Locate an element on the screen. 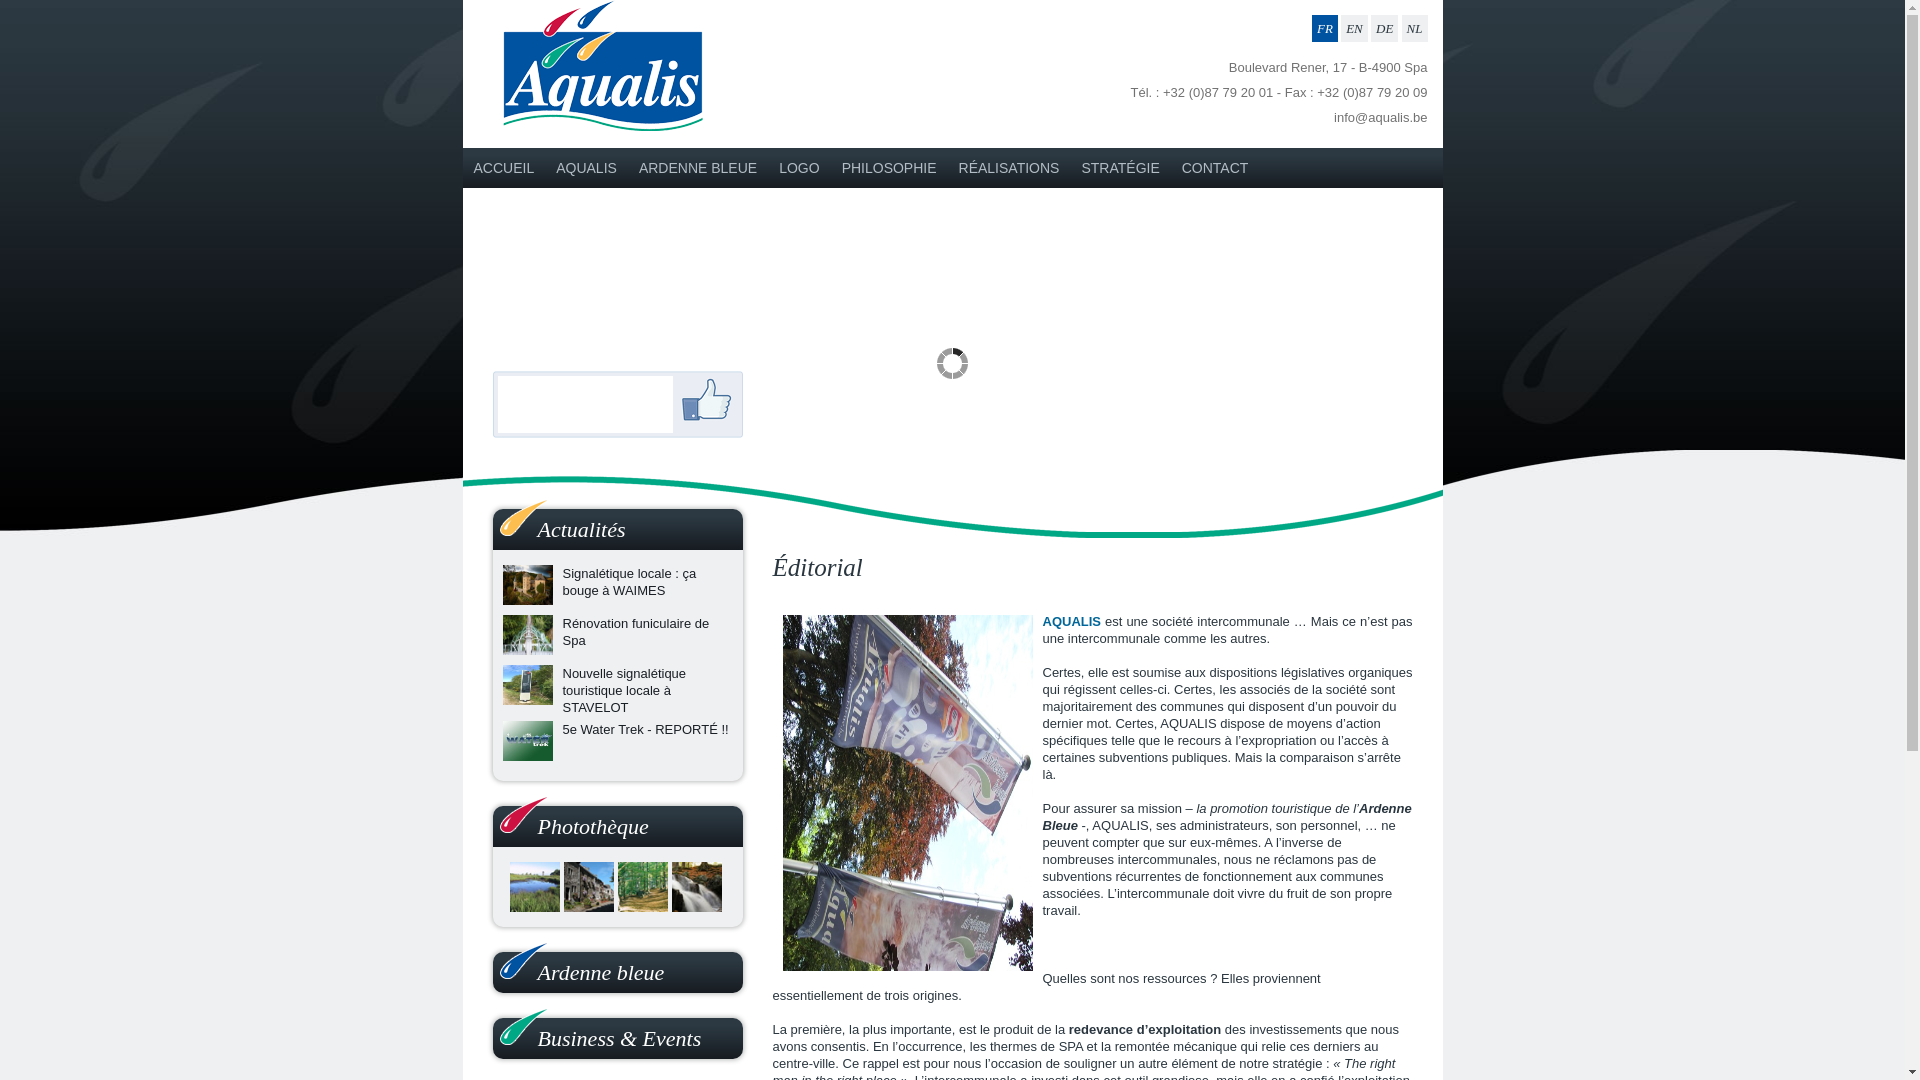 The image size is (1920, 1080). 'Business & Events' is located at coordinates (537, 1037).